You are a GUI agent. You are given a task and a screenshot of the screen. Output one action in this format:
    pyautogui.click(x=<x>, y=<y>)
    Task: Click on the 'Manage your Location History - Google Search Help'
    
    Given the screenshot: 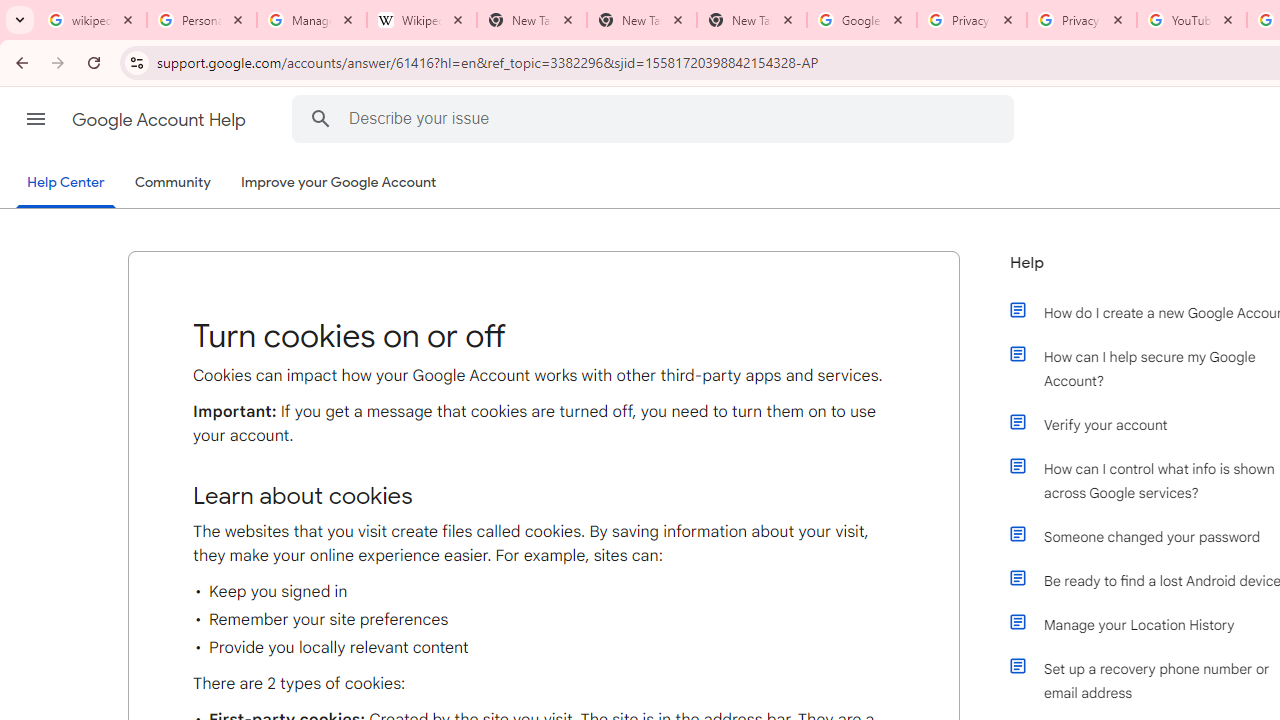 What is the action you would take?
    pyautogui.click(x=311, y=20)
    